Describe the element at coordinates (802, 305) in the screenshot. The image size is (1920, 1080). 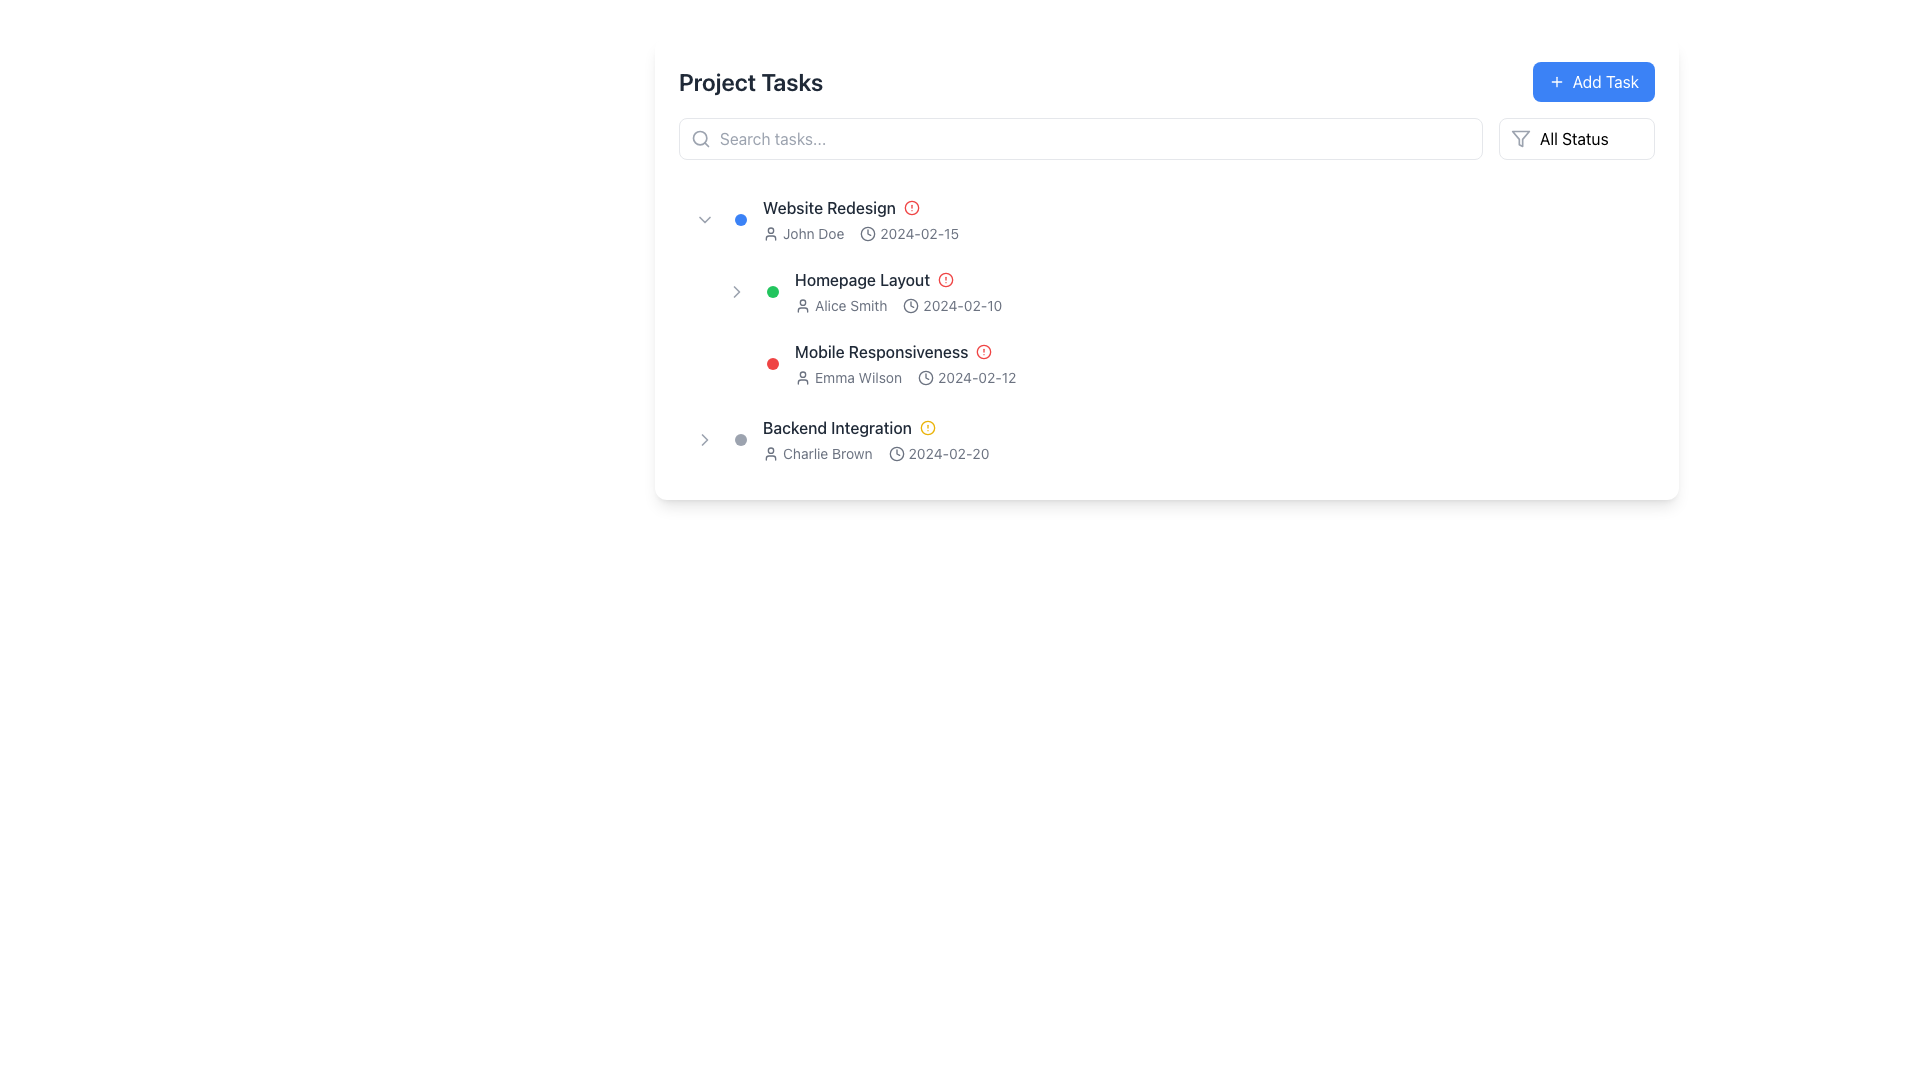
I see `the Profile icon representing 'Alice Smith' located to the left of the text in the second item of 'Homepage Layout' under 'Project Tasks'` at that location.